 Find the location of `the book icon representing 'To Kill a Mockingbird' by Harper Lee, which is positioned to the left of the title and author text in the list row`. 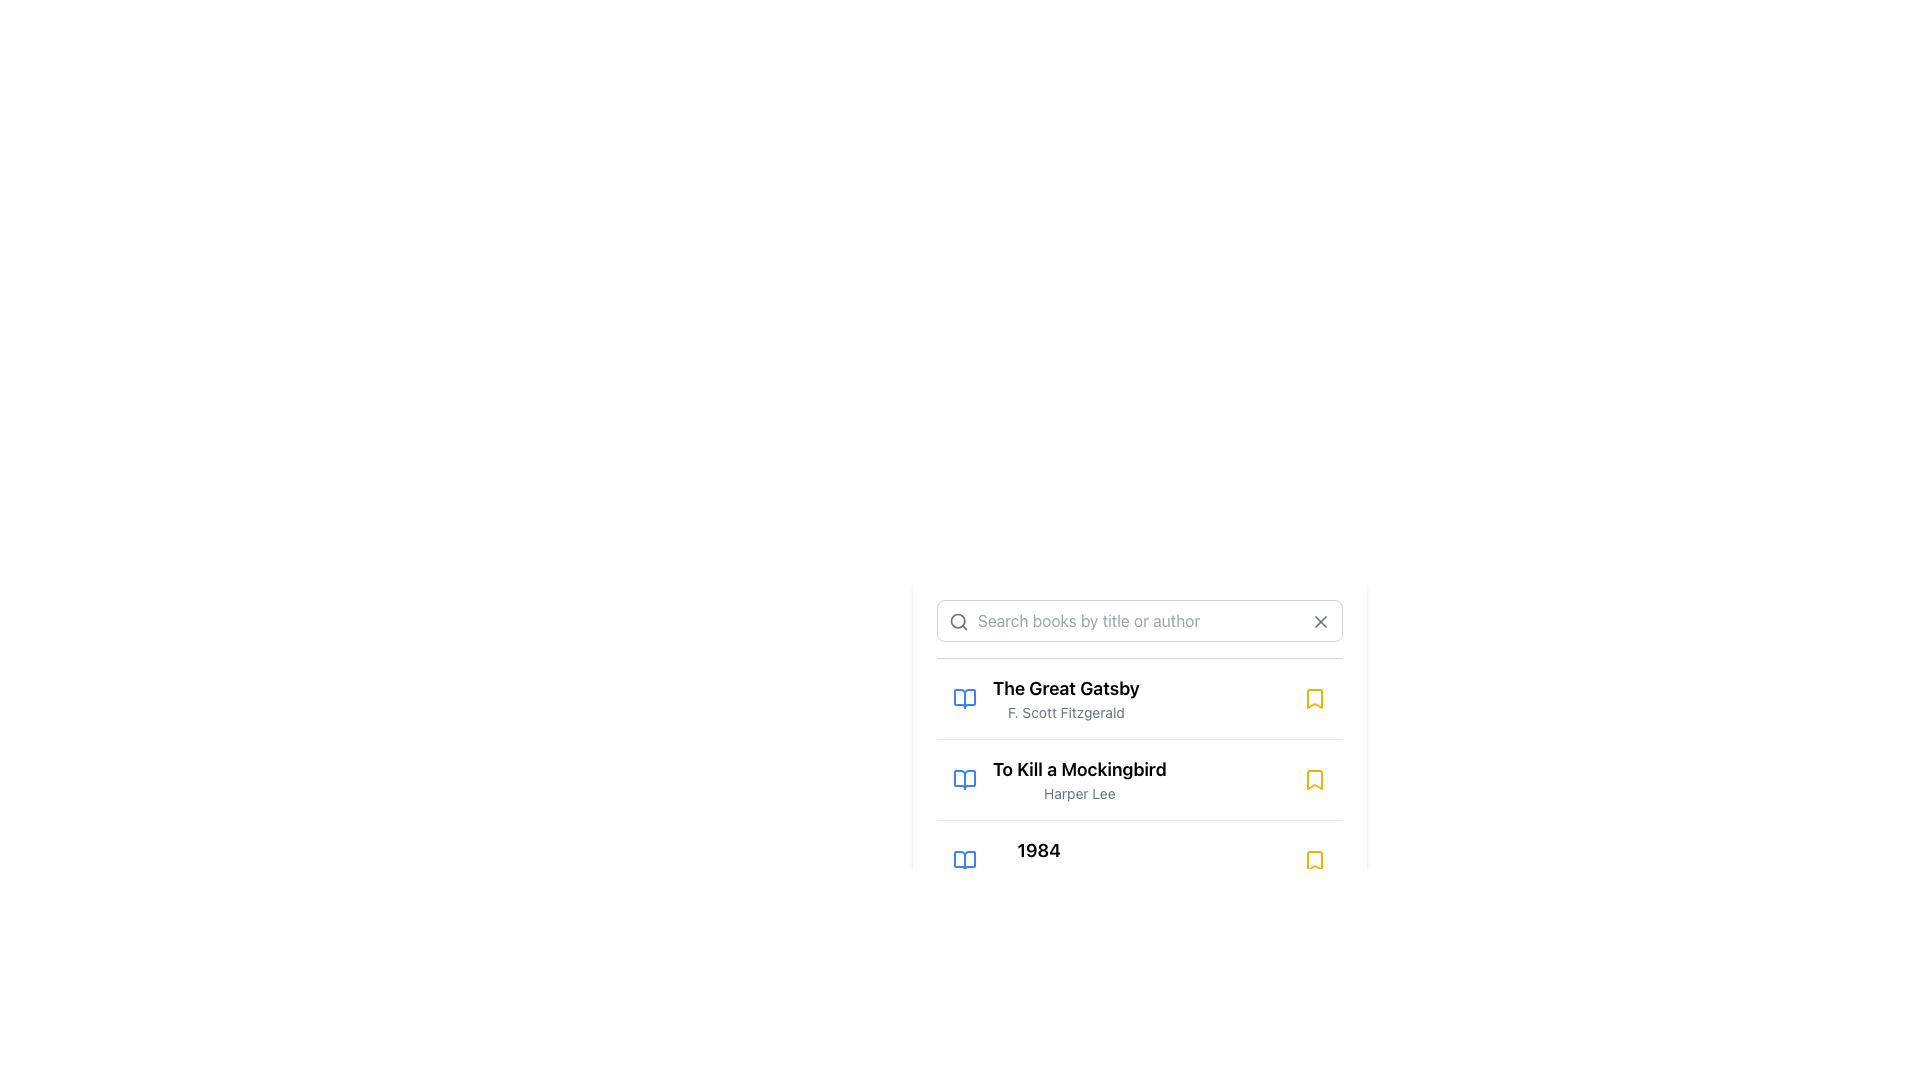

the book icon representing 'To Kill a Mockingbird' by Harper Lee, which is positioned to the left of the title and author text in the list row is located at coordinates (964, 778).